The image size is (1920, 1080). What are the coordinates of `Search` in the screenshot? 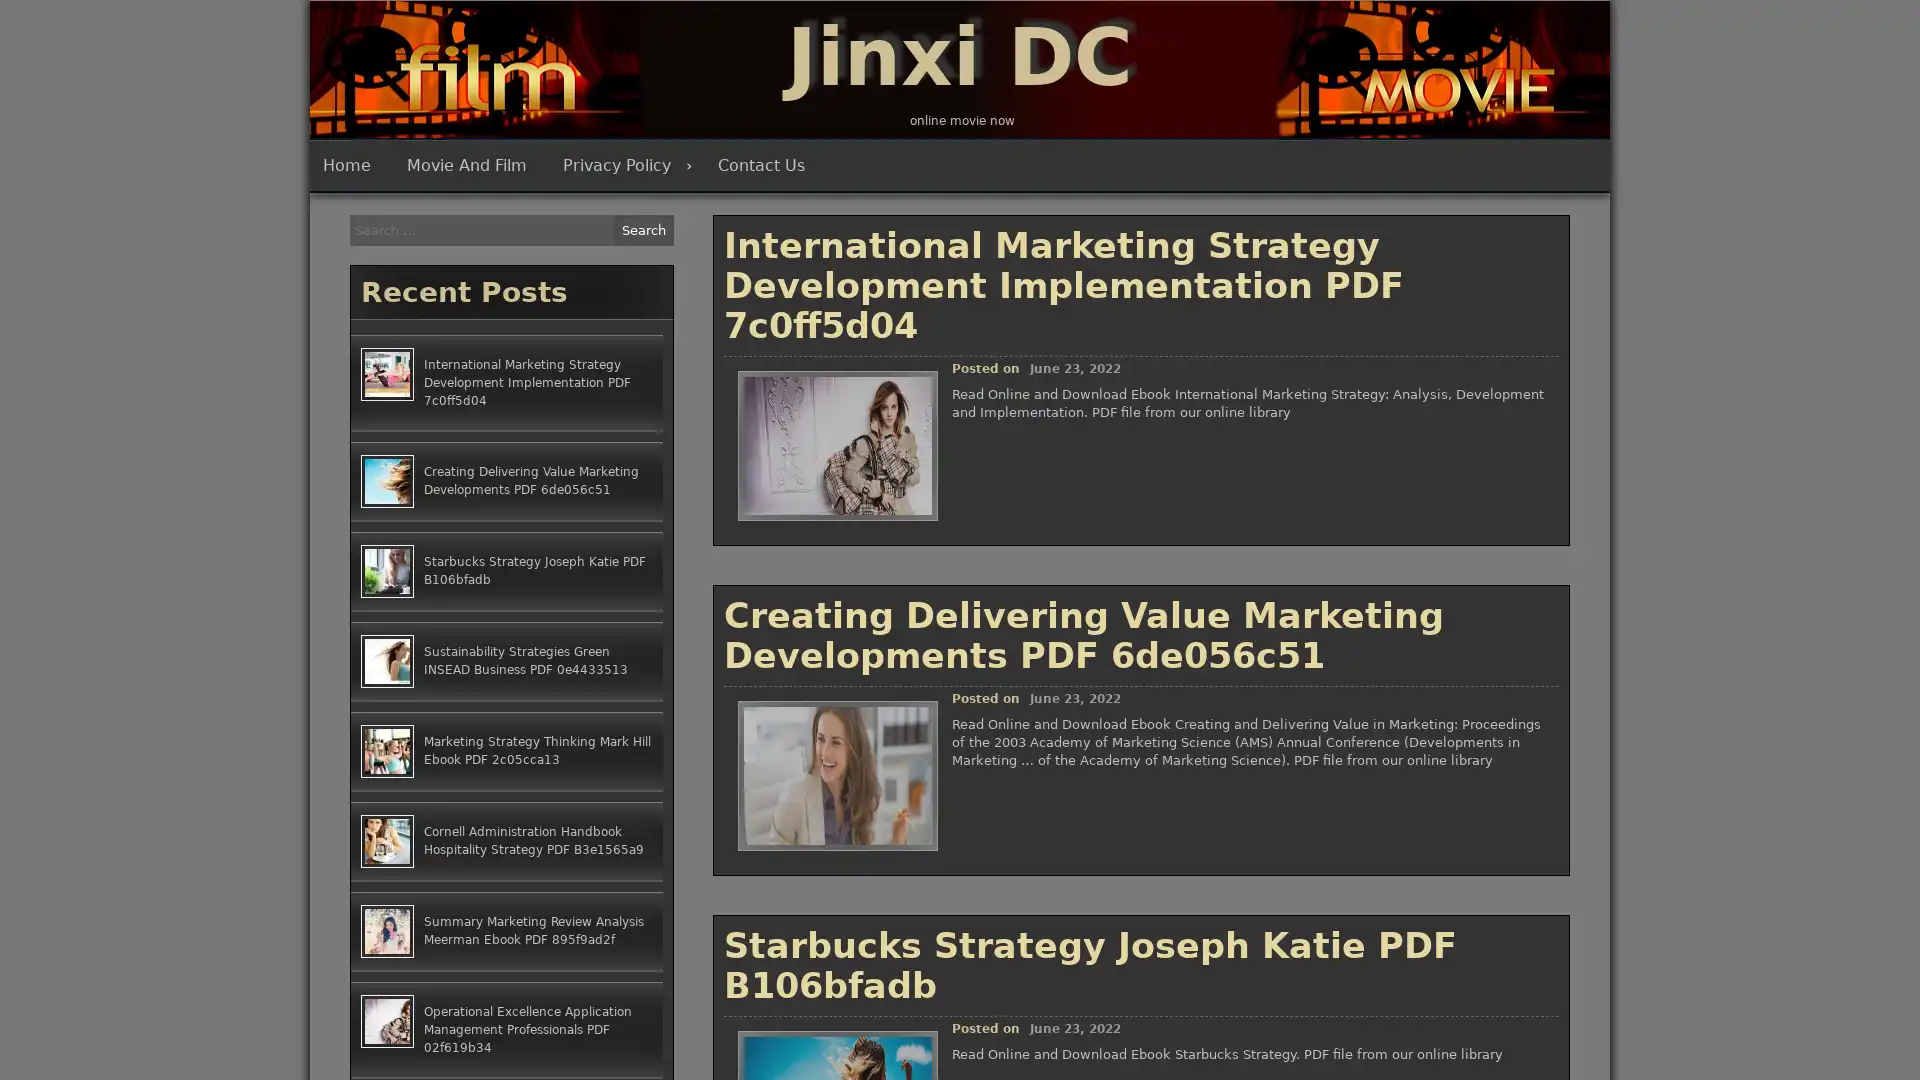 It's located at (643, 229).